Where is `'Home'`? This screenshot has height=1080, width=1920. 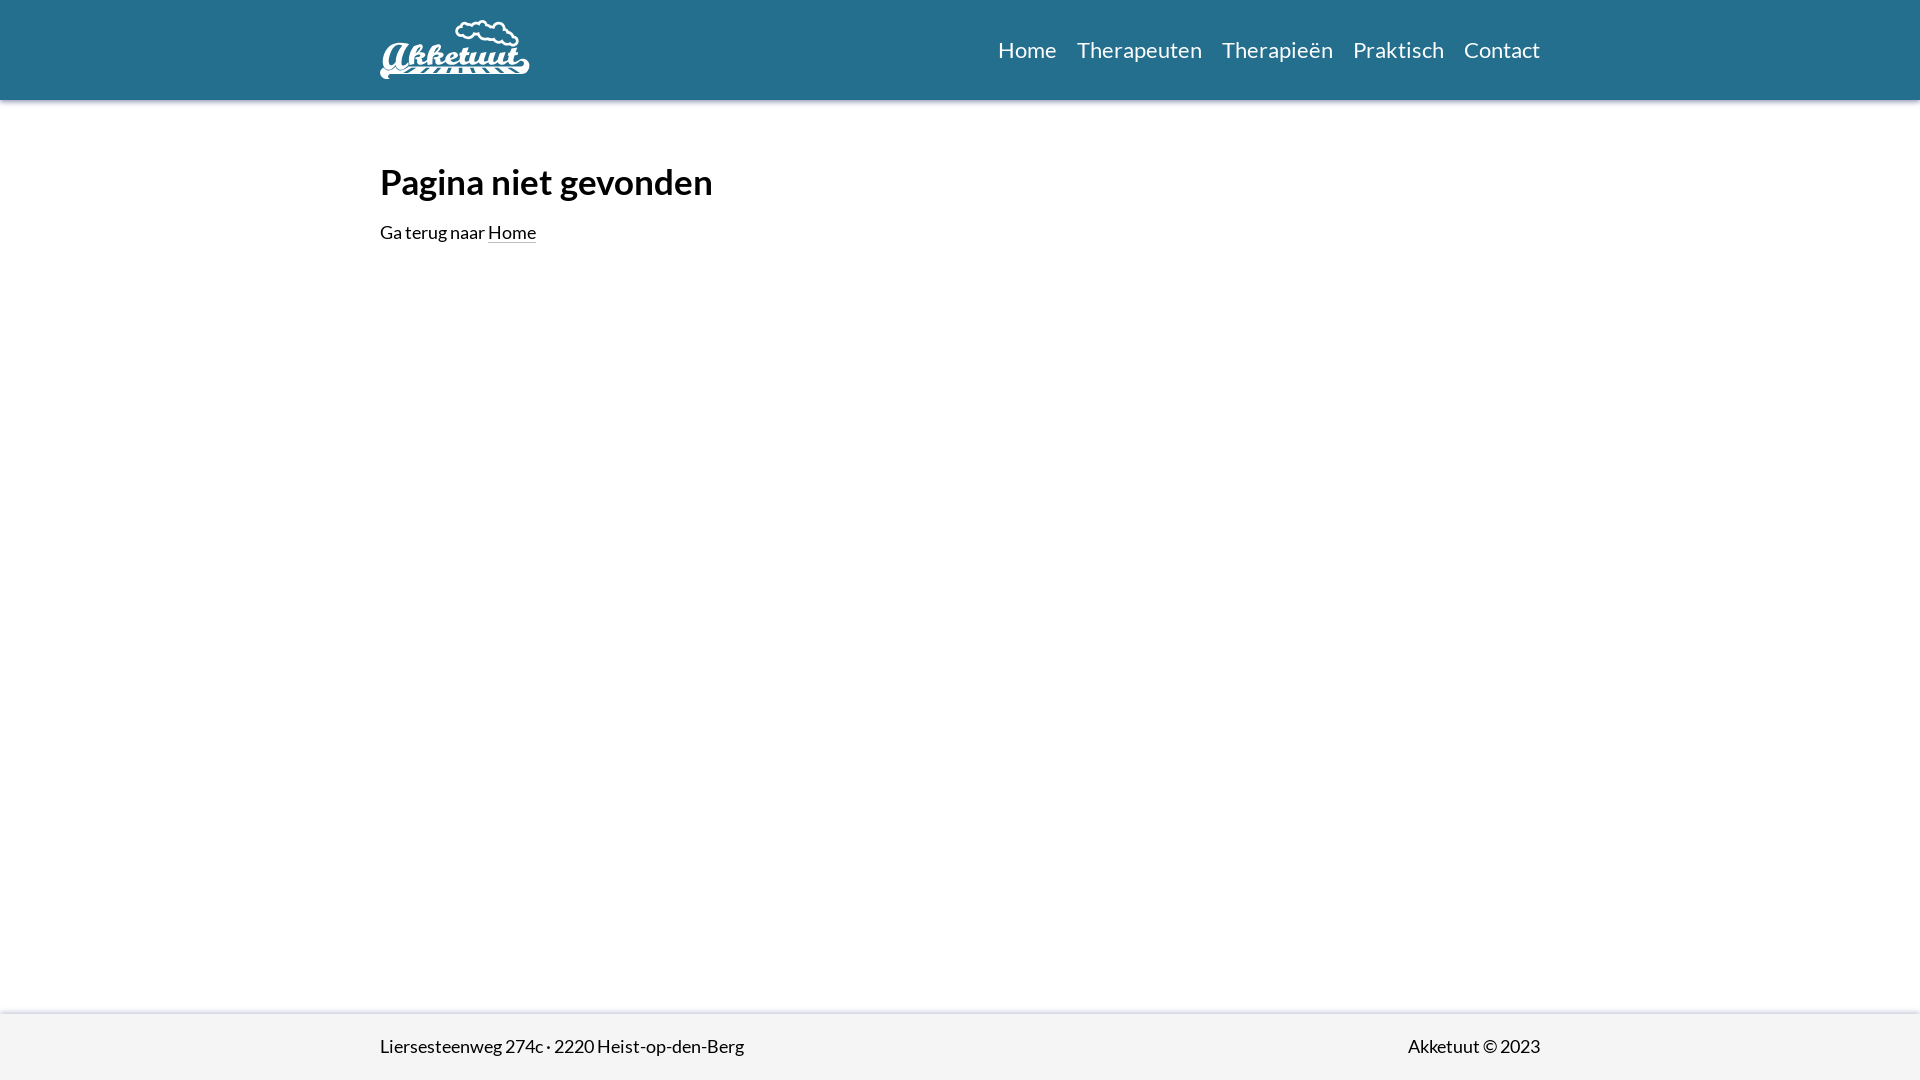 'Home' is located at coordinates (512, 231).